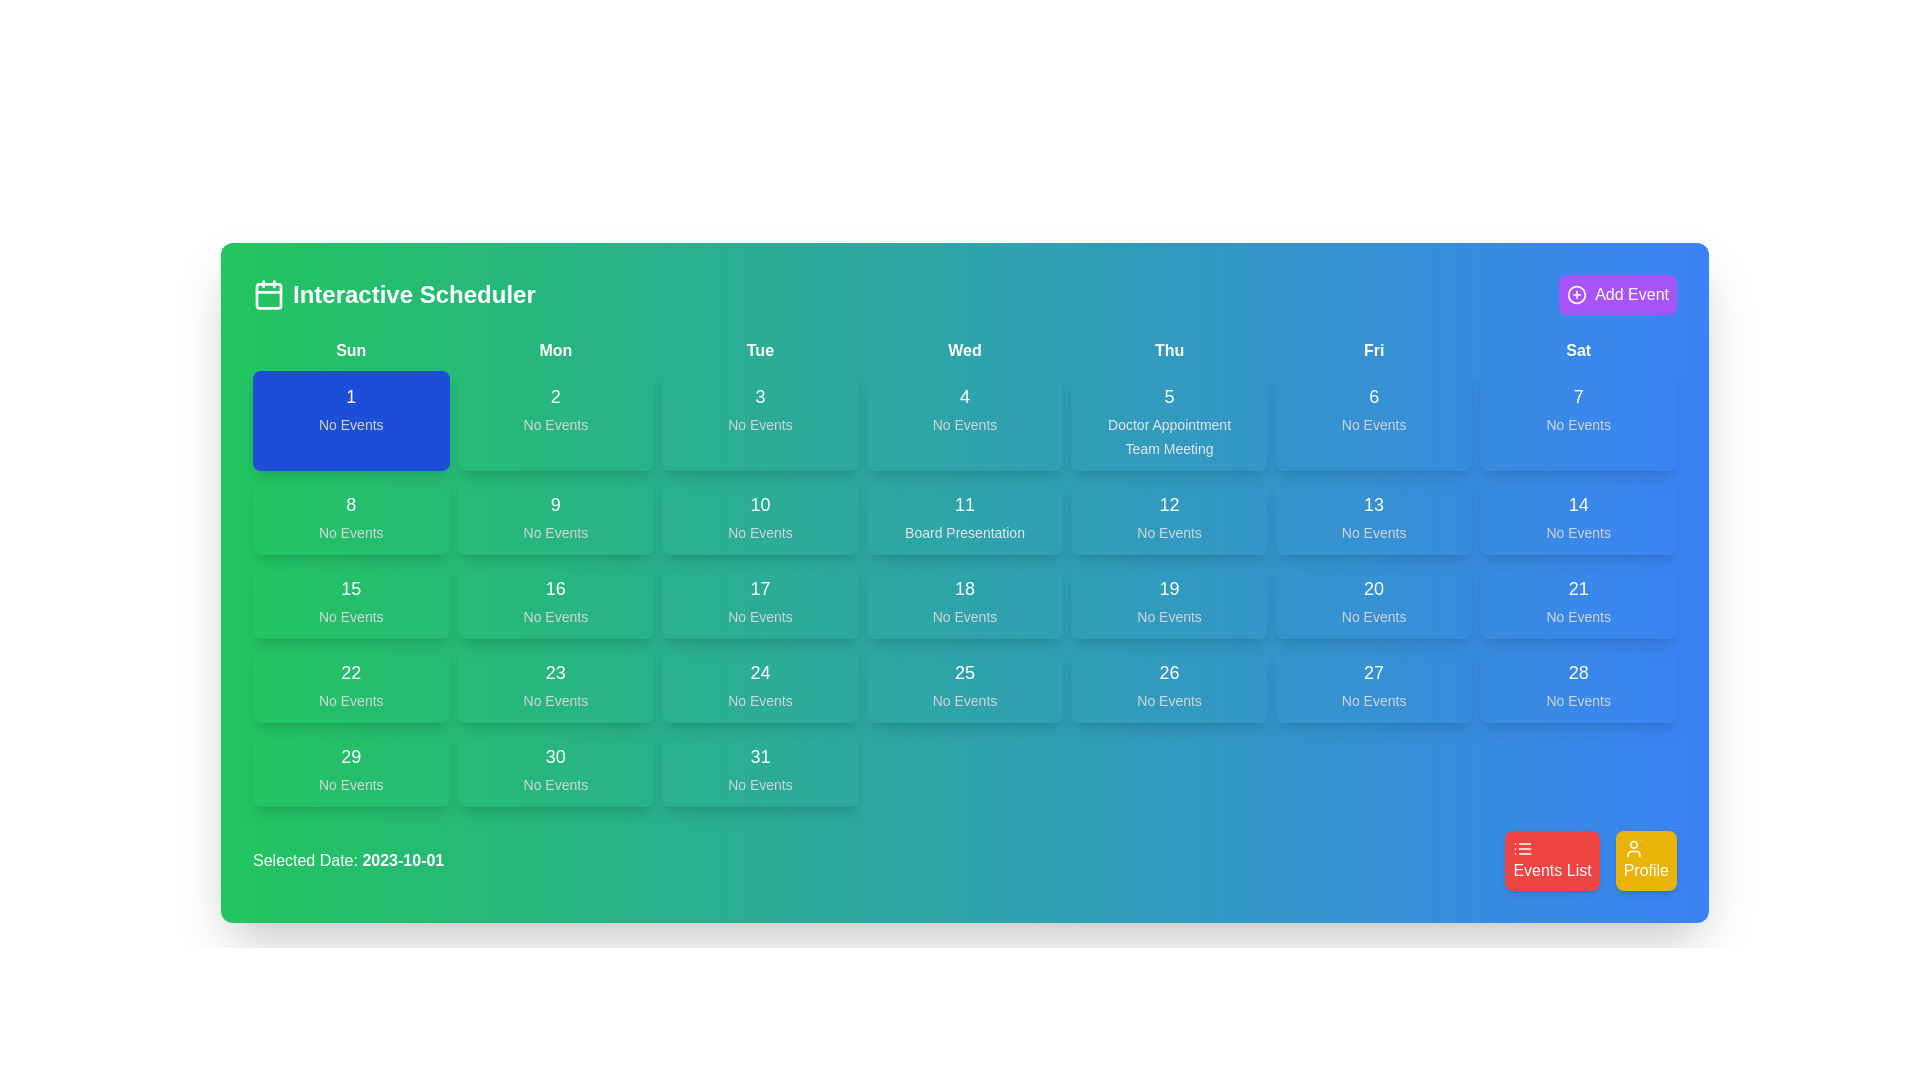 The width and height of the screenshot is (1920, 1080). Describe the element at coordinates (351, 616) in the screenshot. I see `the 'No Events' text label displayed in a smaller font size and light gray color within the green cell labeled '15' in the calendar view` at that location.